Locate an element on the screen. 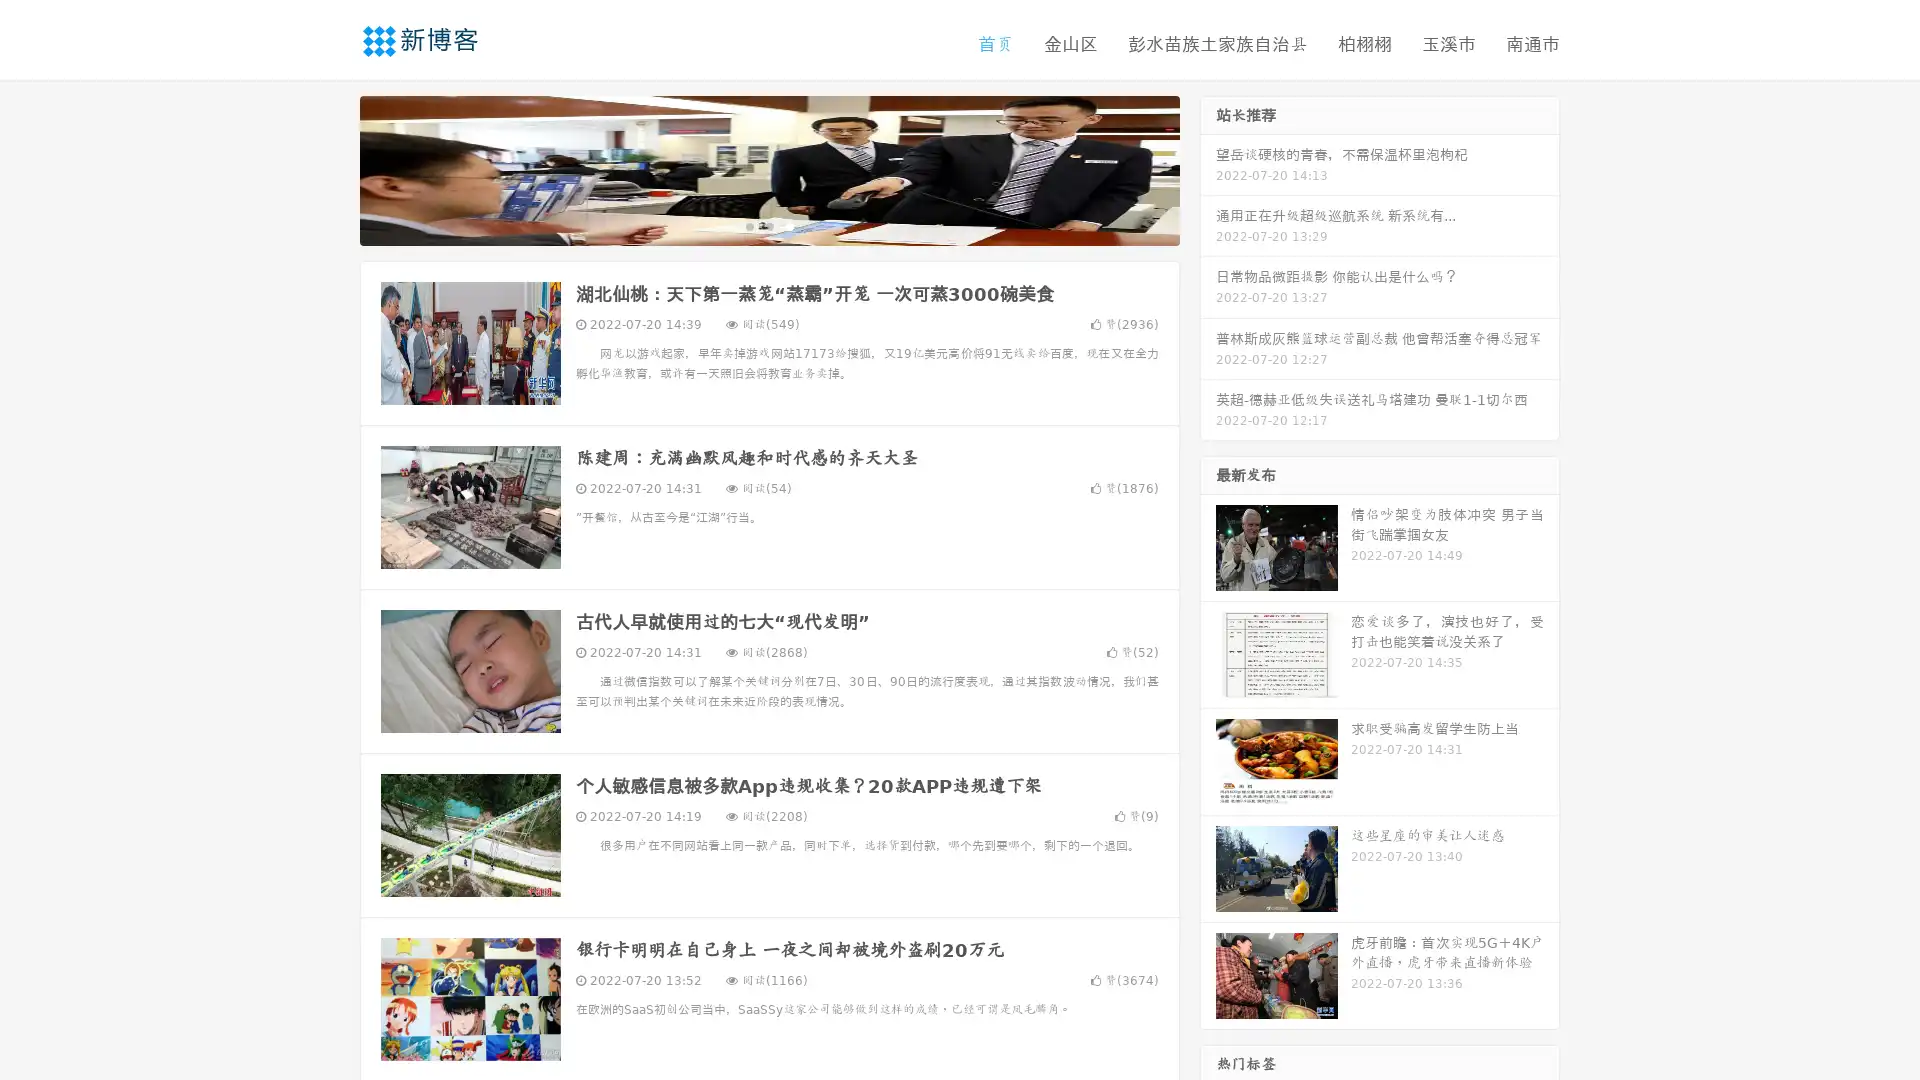 The image size is (1920, 1080). Previous slide is located at coordinates (330, 168).